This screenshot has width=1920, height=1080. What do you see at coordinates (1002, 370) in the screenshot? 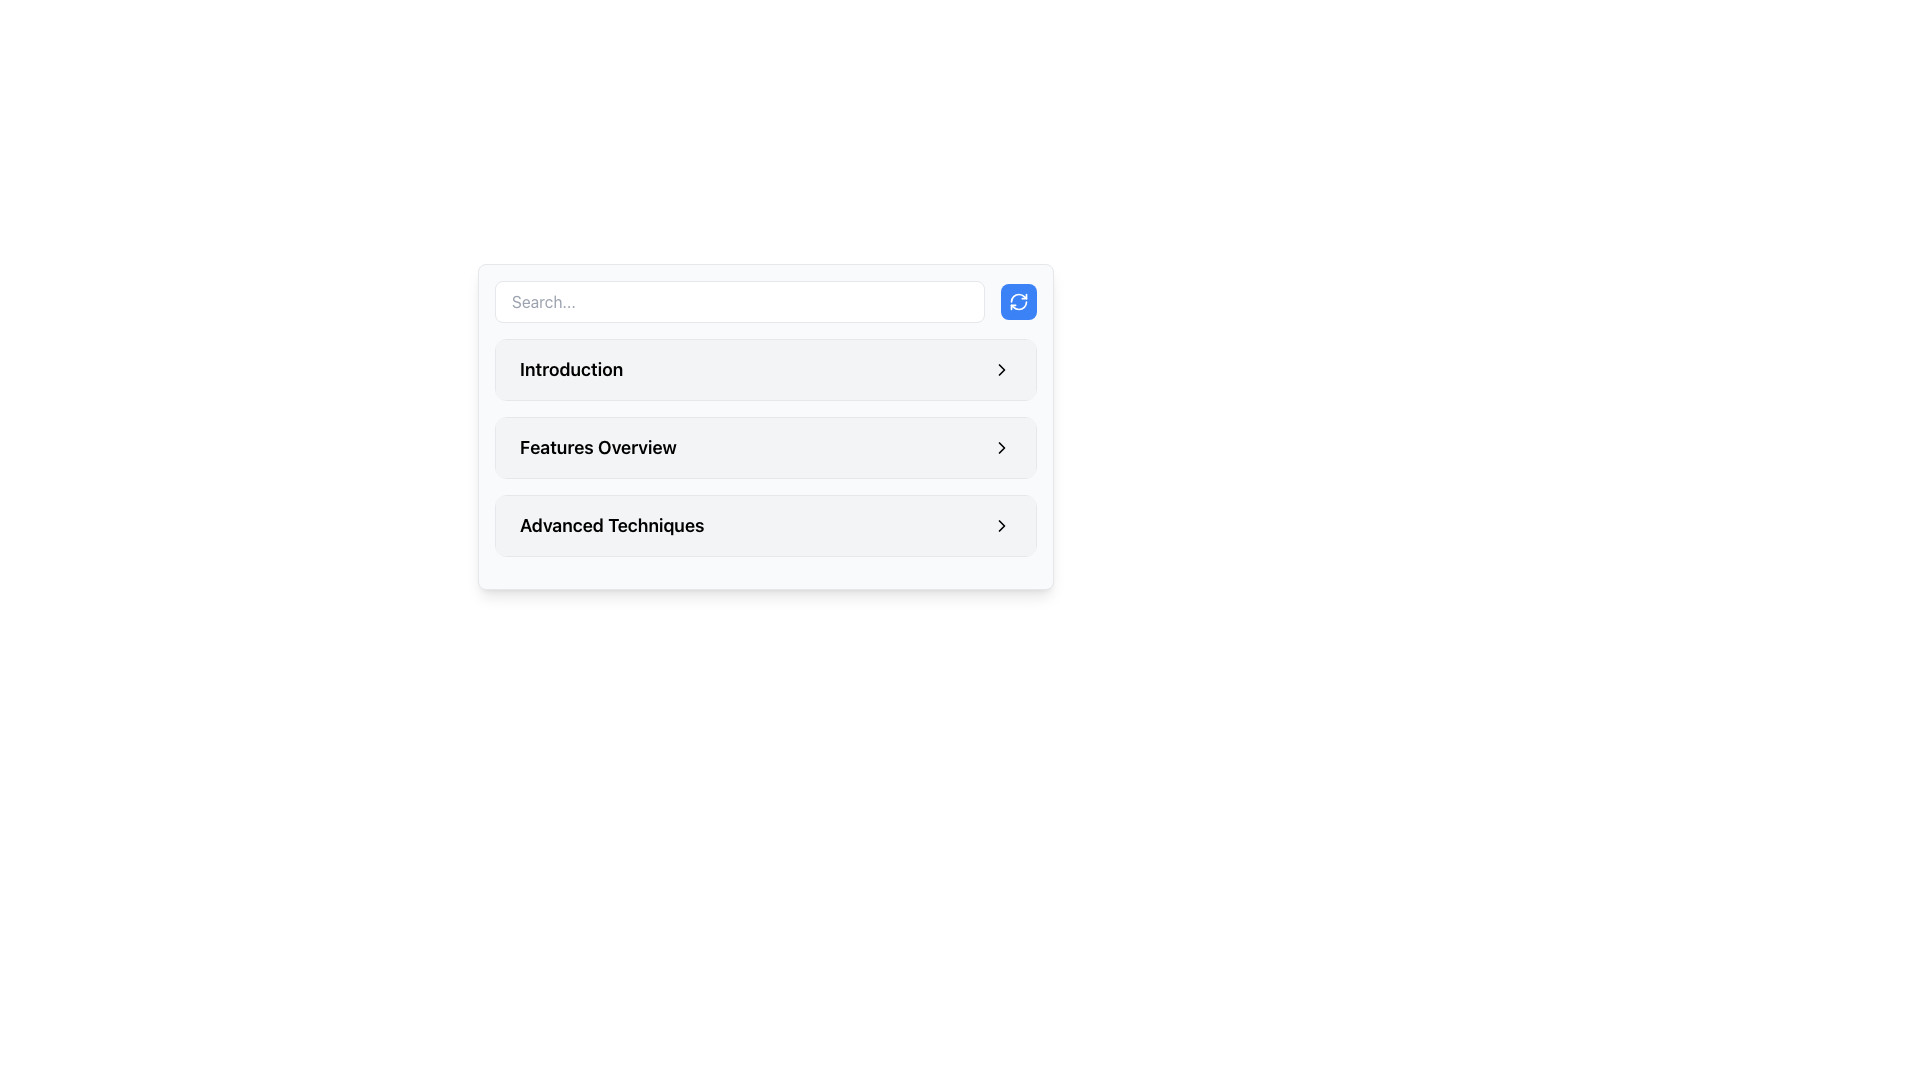
I see `the chevron-shaped right arrow icon with a black stroke located to the right of the 'Introduction' text` at bounding box center [1002, 370].